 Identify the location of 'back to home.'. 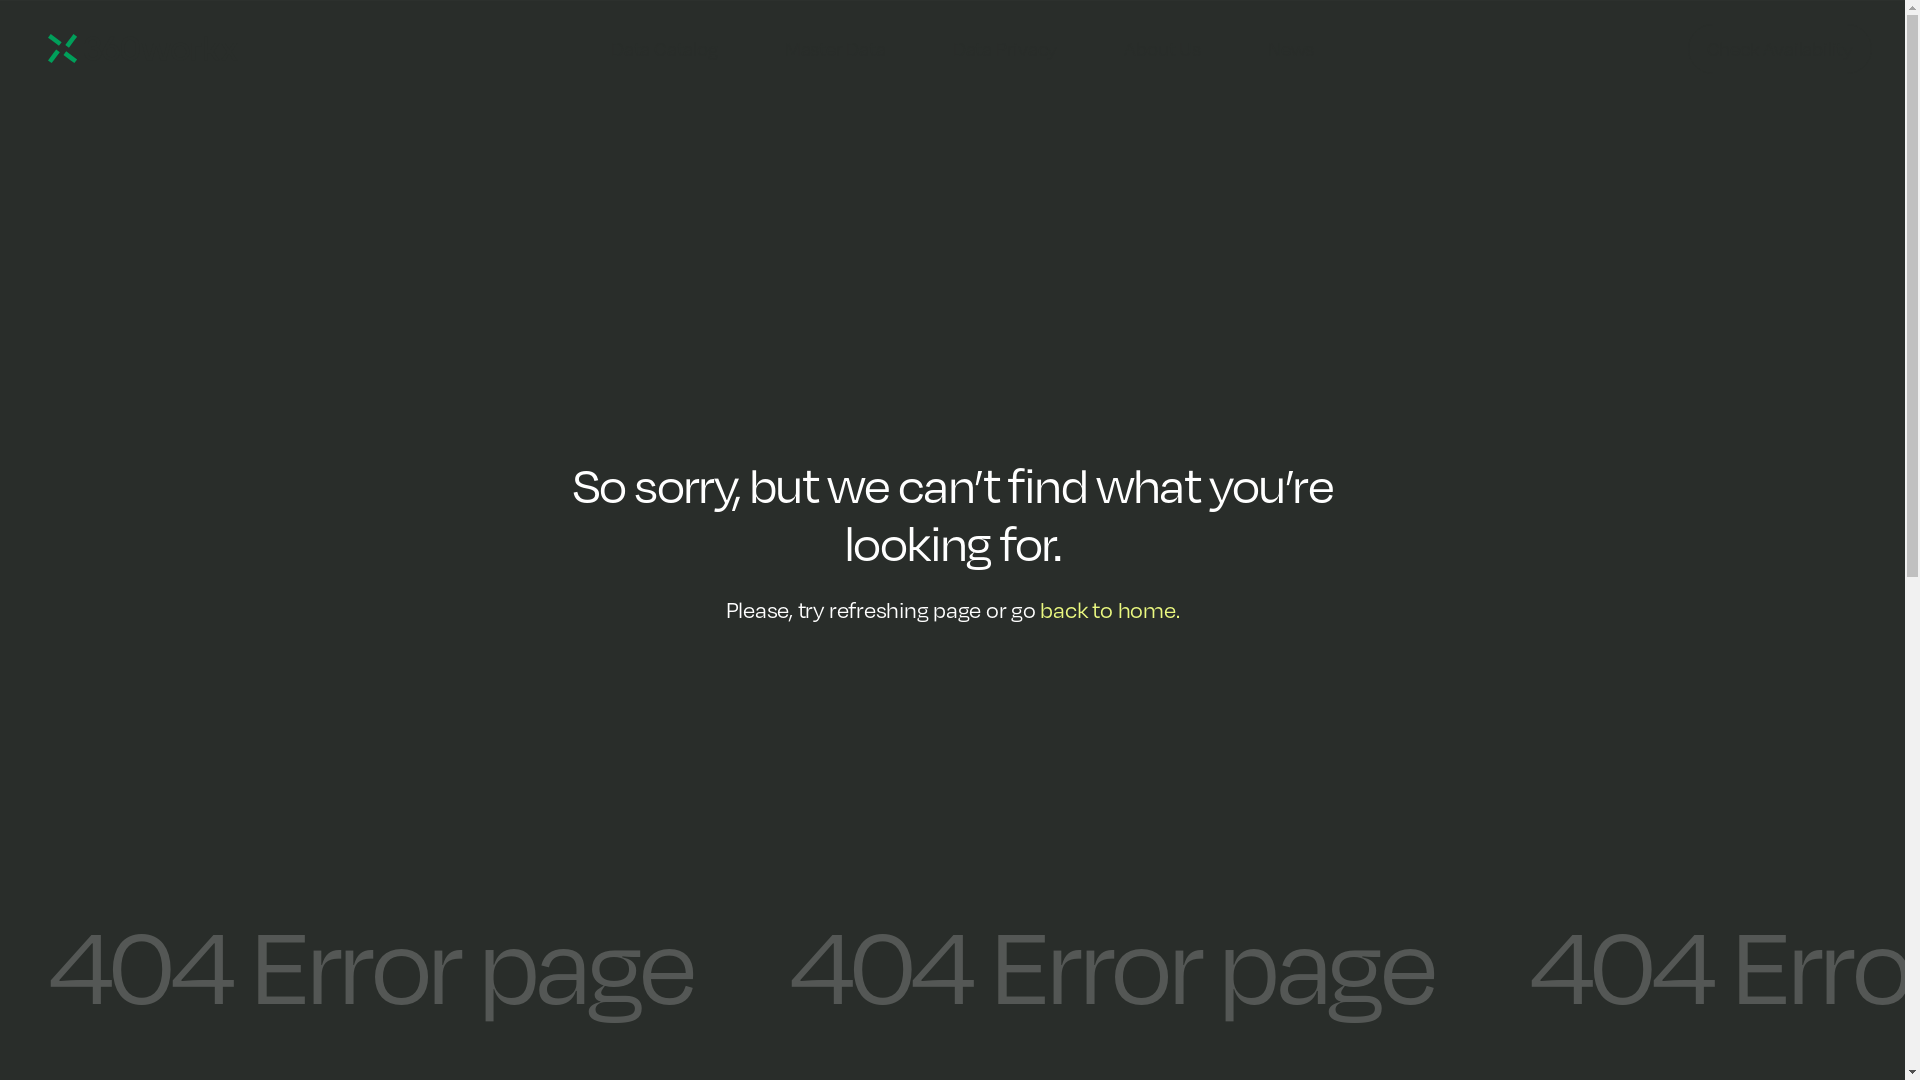
(1108, 608).